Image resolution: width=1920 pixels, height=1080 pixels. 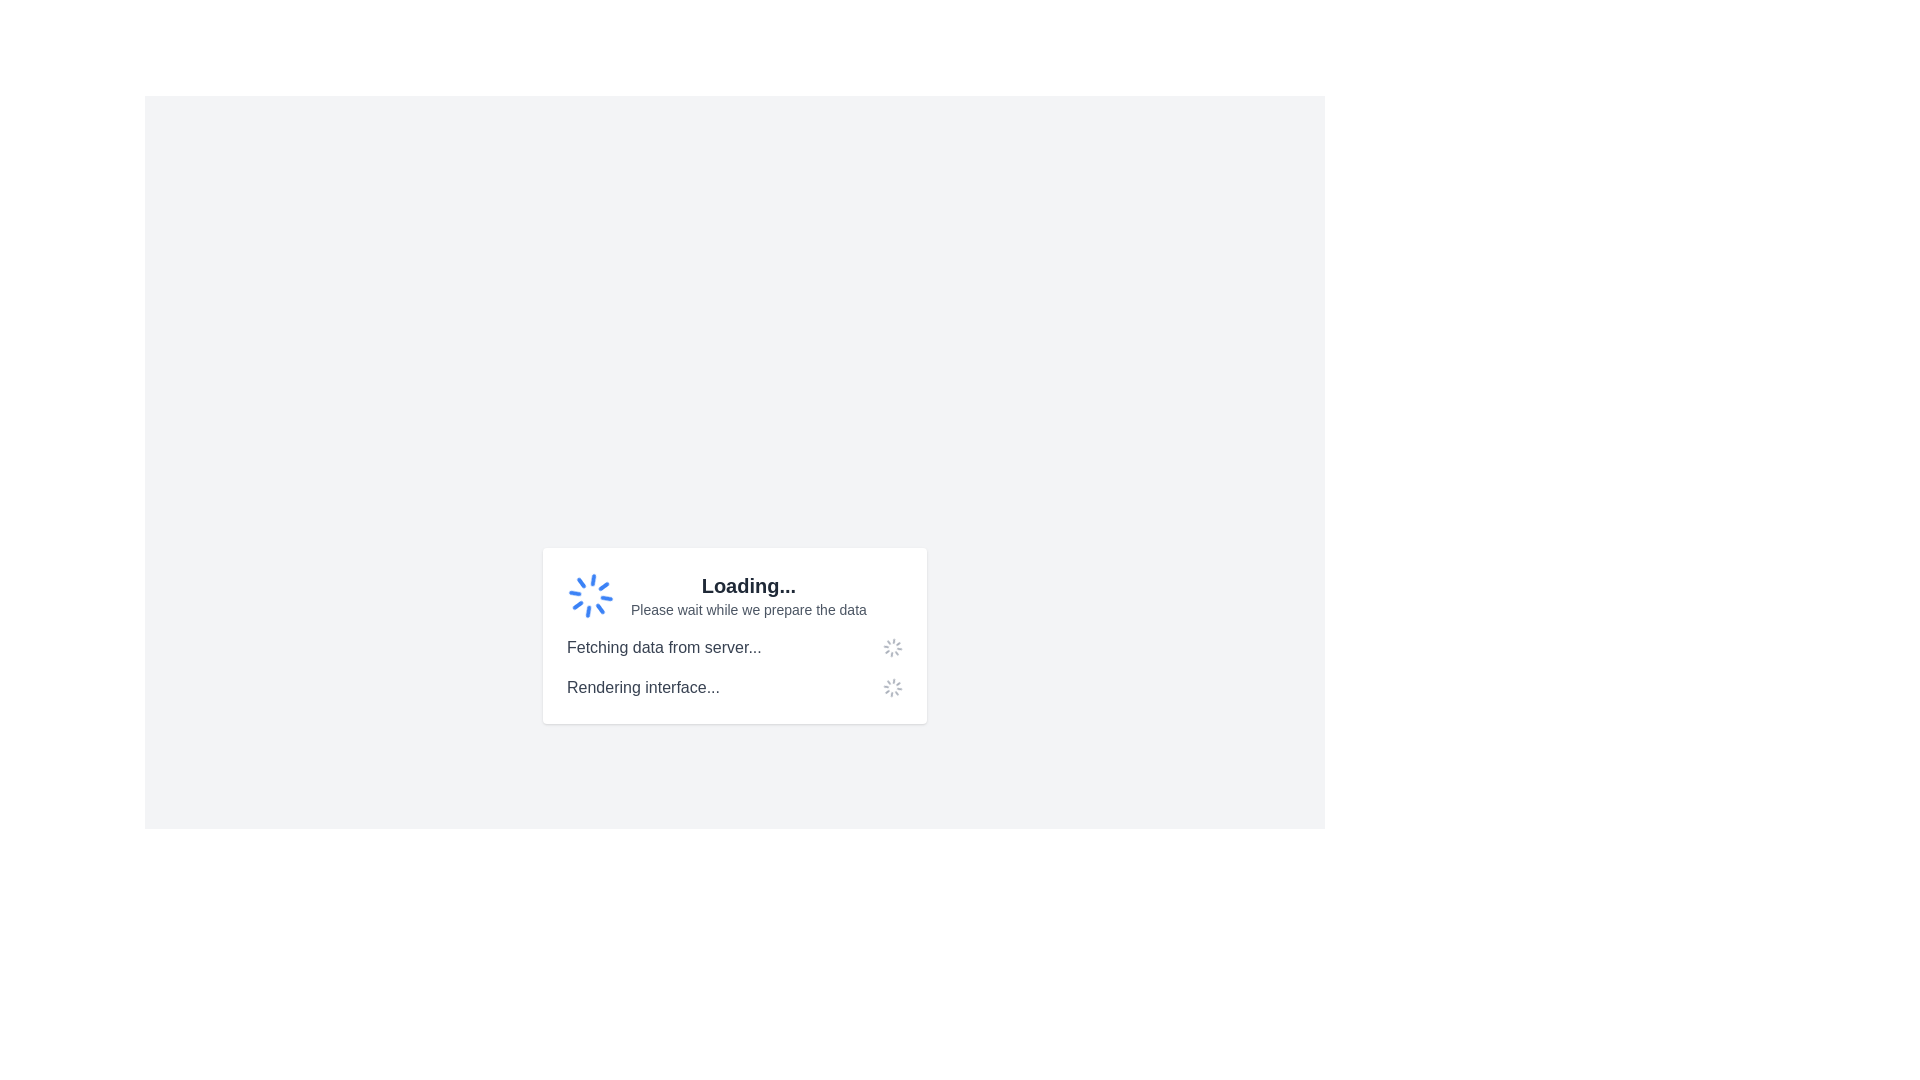 What do you see at coordinates (643, 686) in the screenshot?
I see `the light gray text label displayed in a standard sans-serif font located at the leftmost side of a loading modal, positioned next to a spinner icon` at bounding box center [643, 686].